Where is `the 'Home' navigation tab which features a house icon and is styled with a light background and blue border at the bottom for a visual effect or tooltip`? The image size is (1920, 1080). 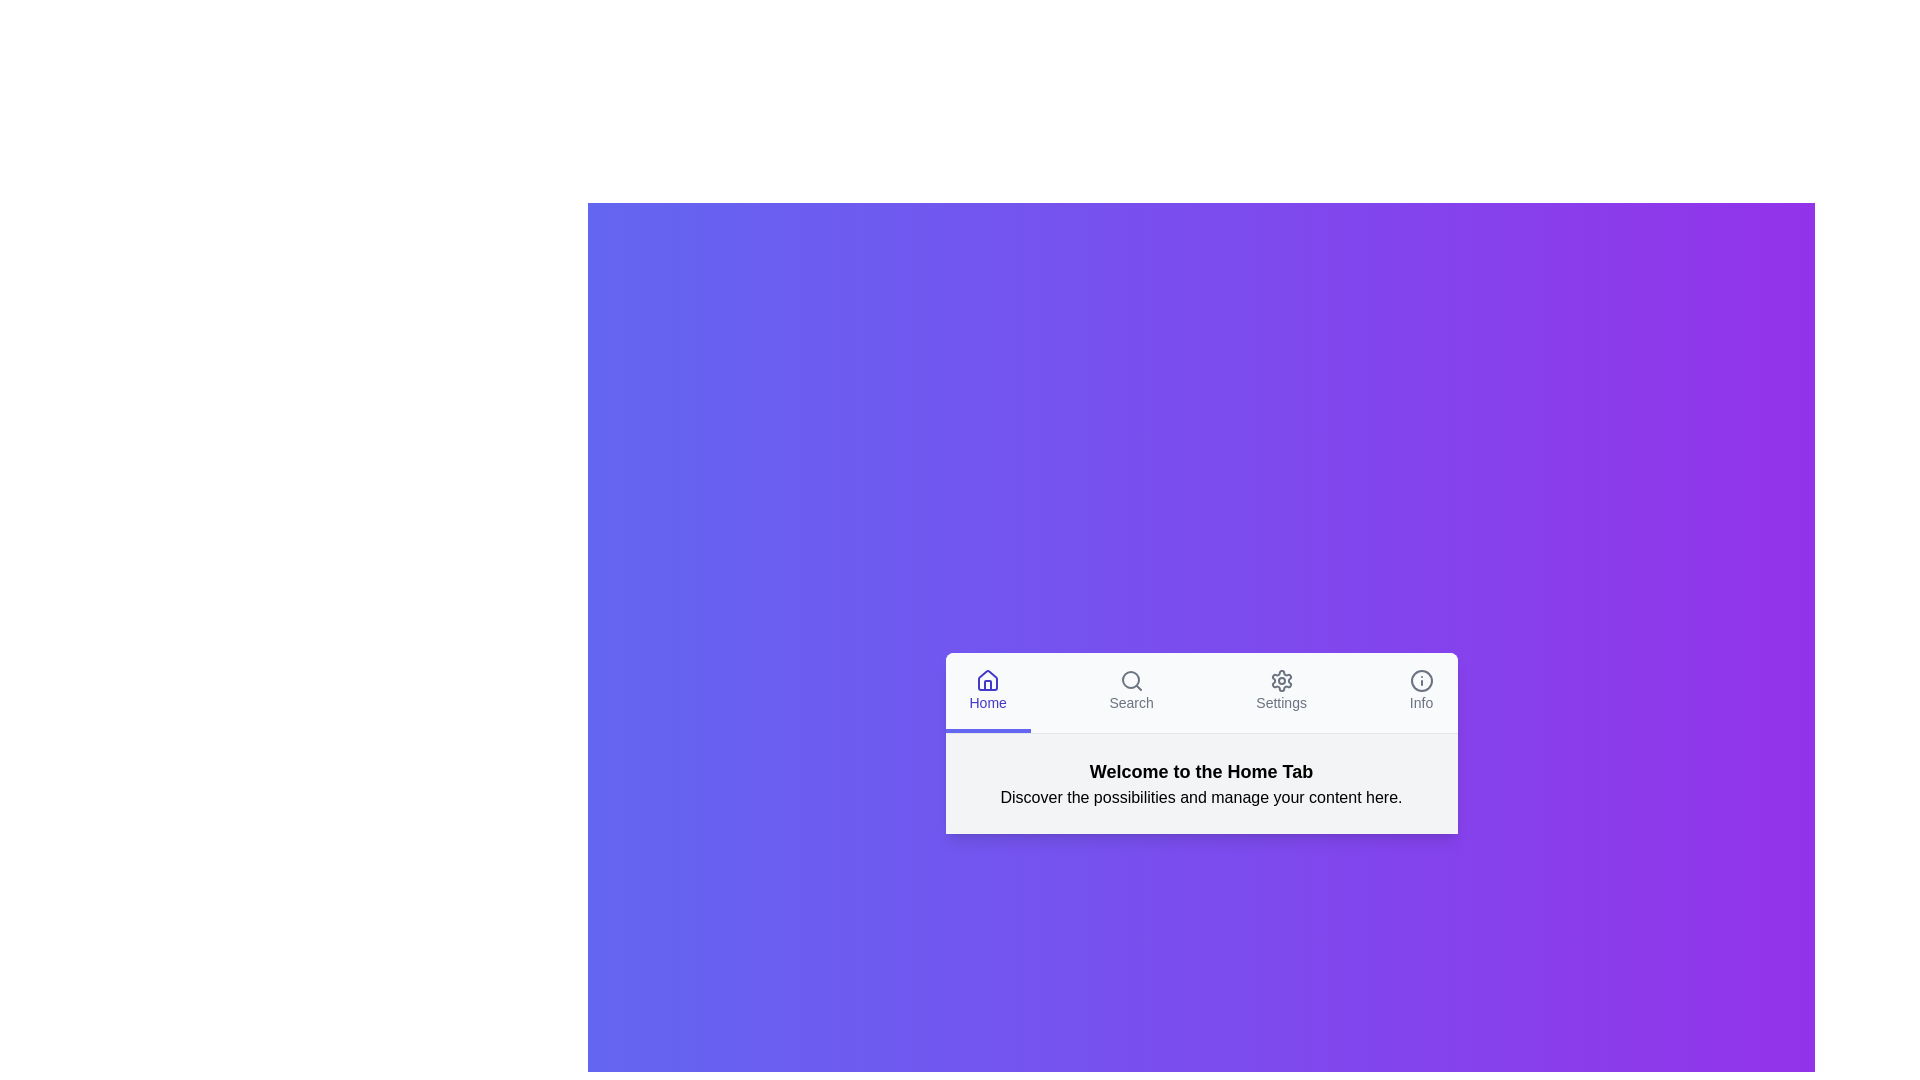
the 'Home' navigation tab which features a house icon and is styled with a light background and blue border at the bottom for a visual effect or tooltip is located at coordinates (988, 691).